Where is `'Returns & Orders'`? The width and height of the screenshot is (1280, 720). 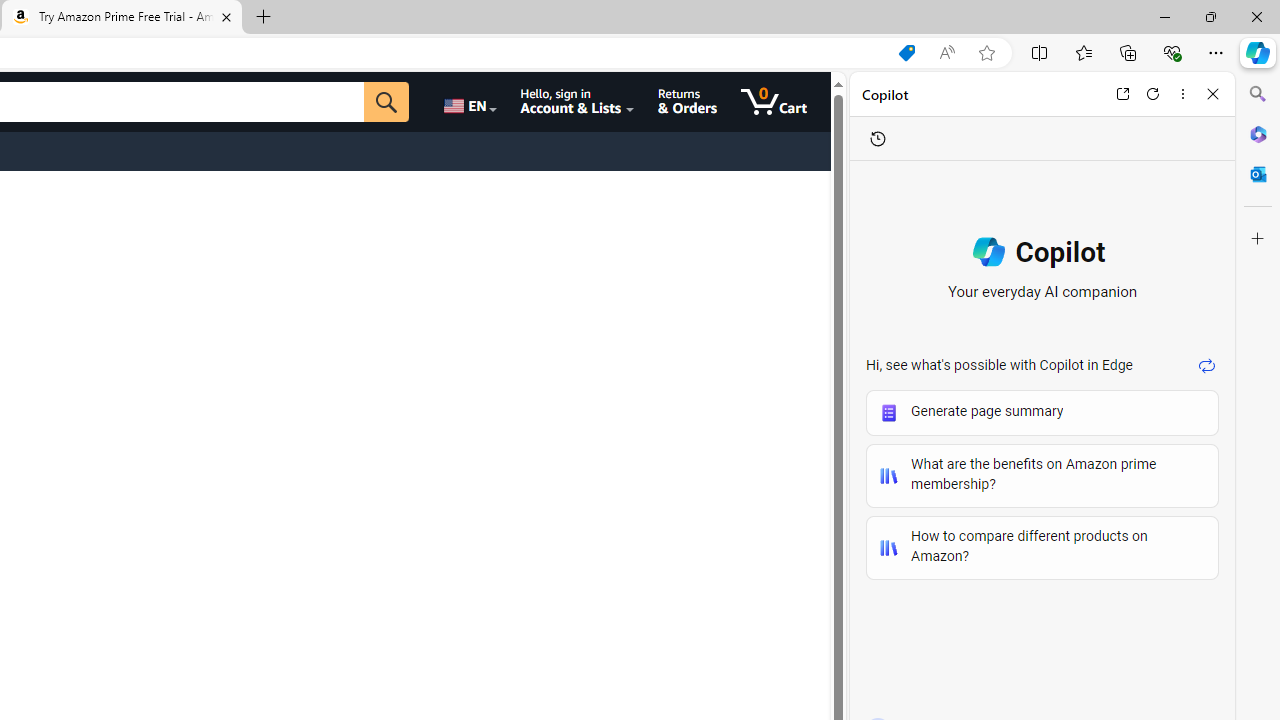
'Returns & Orders' is located at coordinates (687, 101).